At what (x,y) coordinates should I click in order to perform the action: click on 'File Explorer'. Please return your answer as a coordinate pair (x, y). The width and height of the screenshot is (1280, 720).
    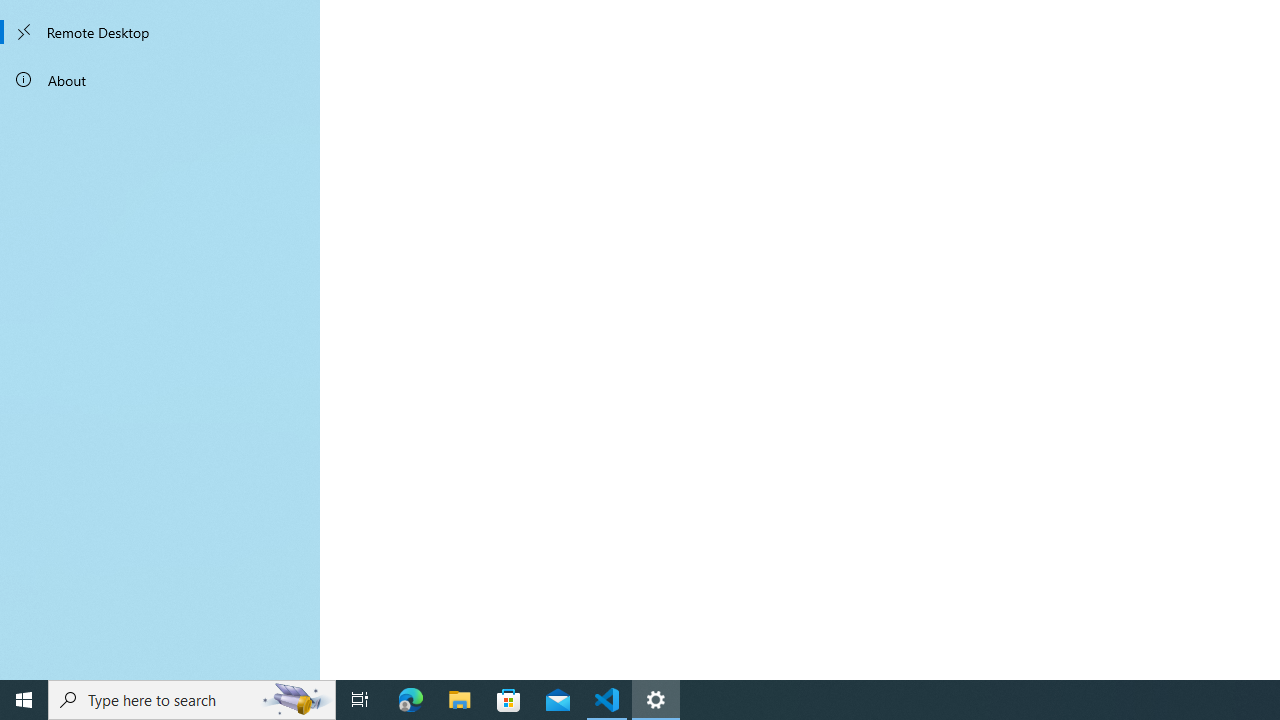
    Looking at the image, I should click on (459, 698).